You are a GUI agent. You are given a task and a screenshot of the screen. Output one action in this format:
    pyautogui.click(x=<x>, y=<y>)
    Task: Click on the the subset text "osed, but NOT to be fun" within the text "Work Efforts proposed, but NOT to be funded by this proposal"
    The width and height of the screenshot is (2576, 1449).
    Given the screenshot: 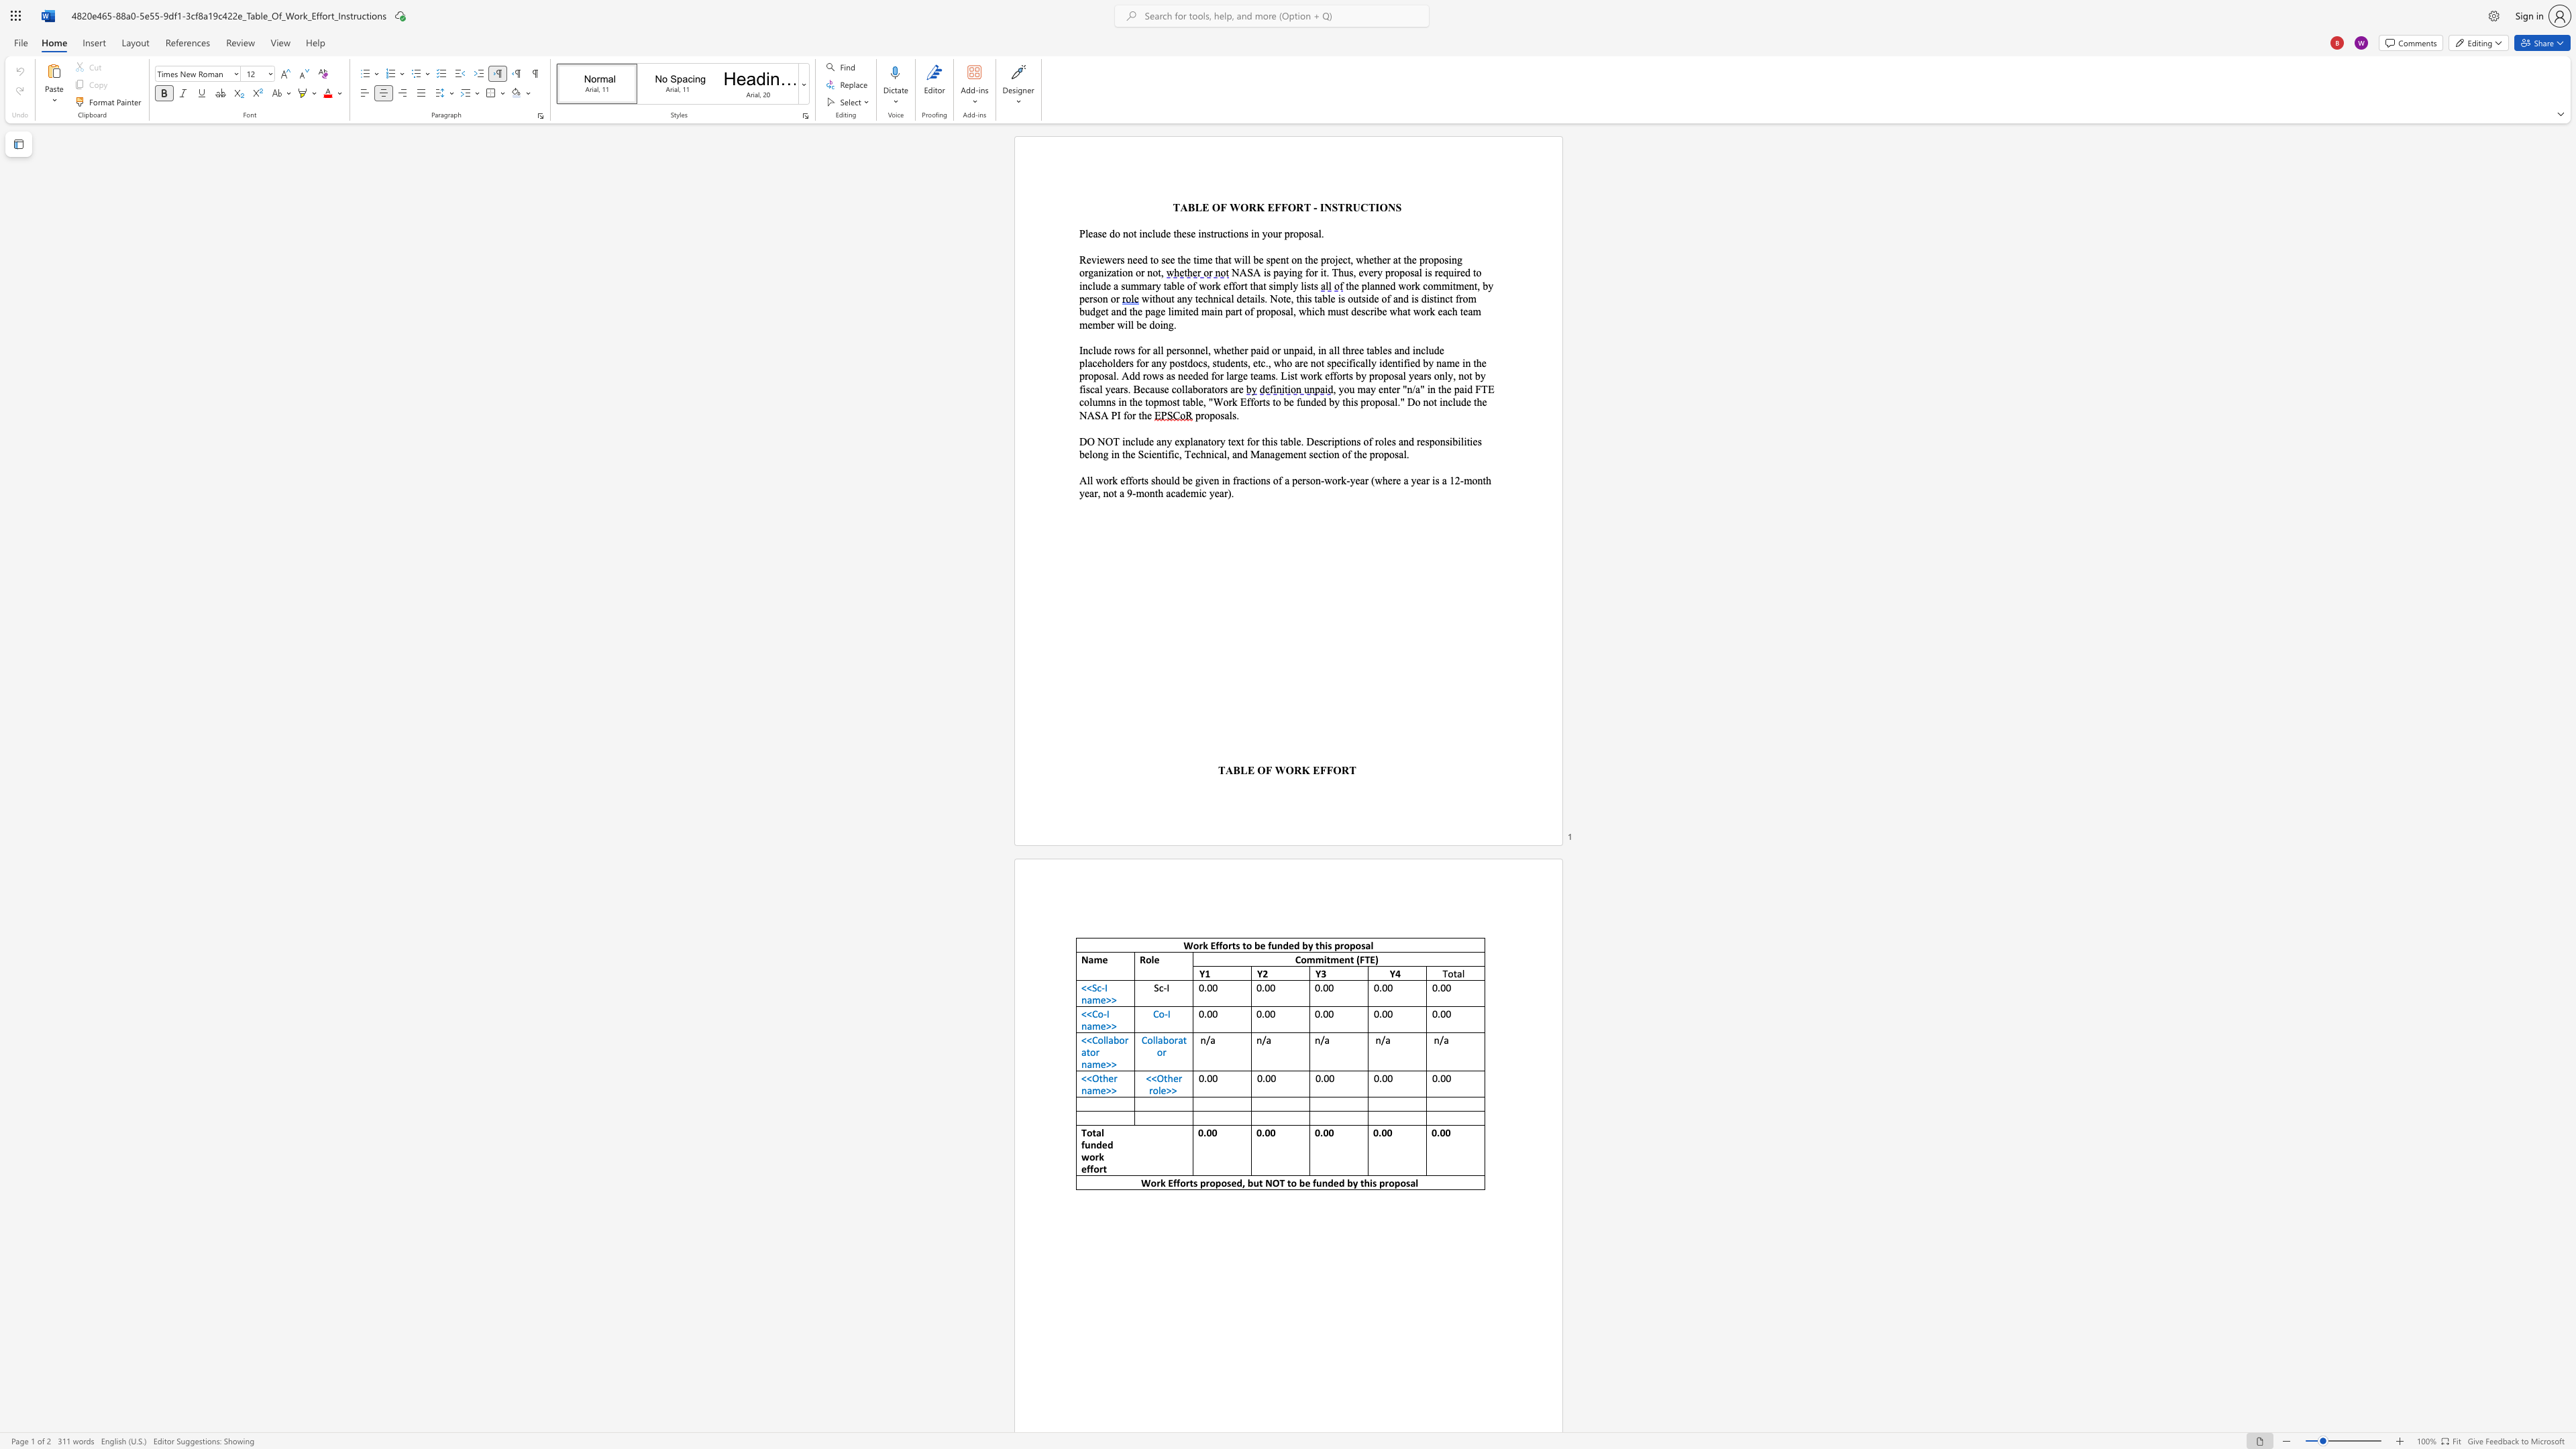 What is the action you would take?
    pyautogui.click(x=1220, y=1182)
    